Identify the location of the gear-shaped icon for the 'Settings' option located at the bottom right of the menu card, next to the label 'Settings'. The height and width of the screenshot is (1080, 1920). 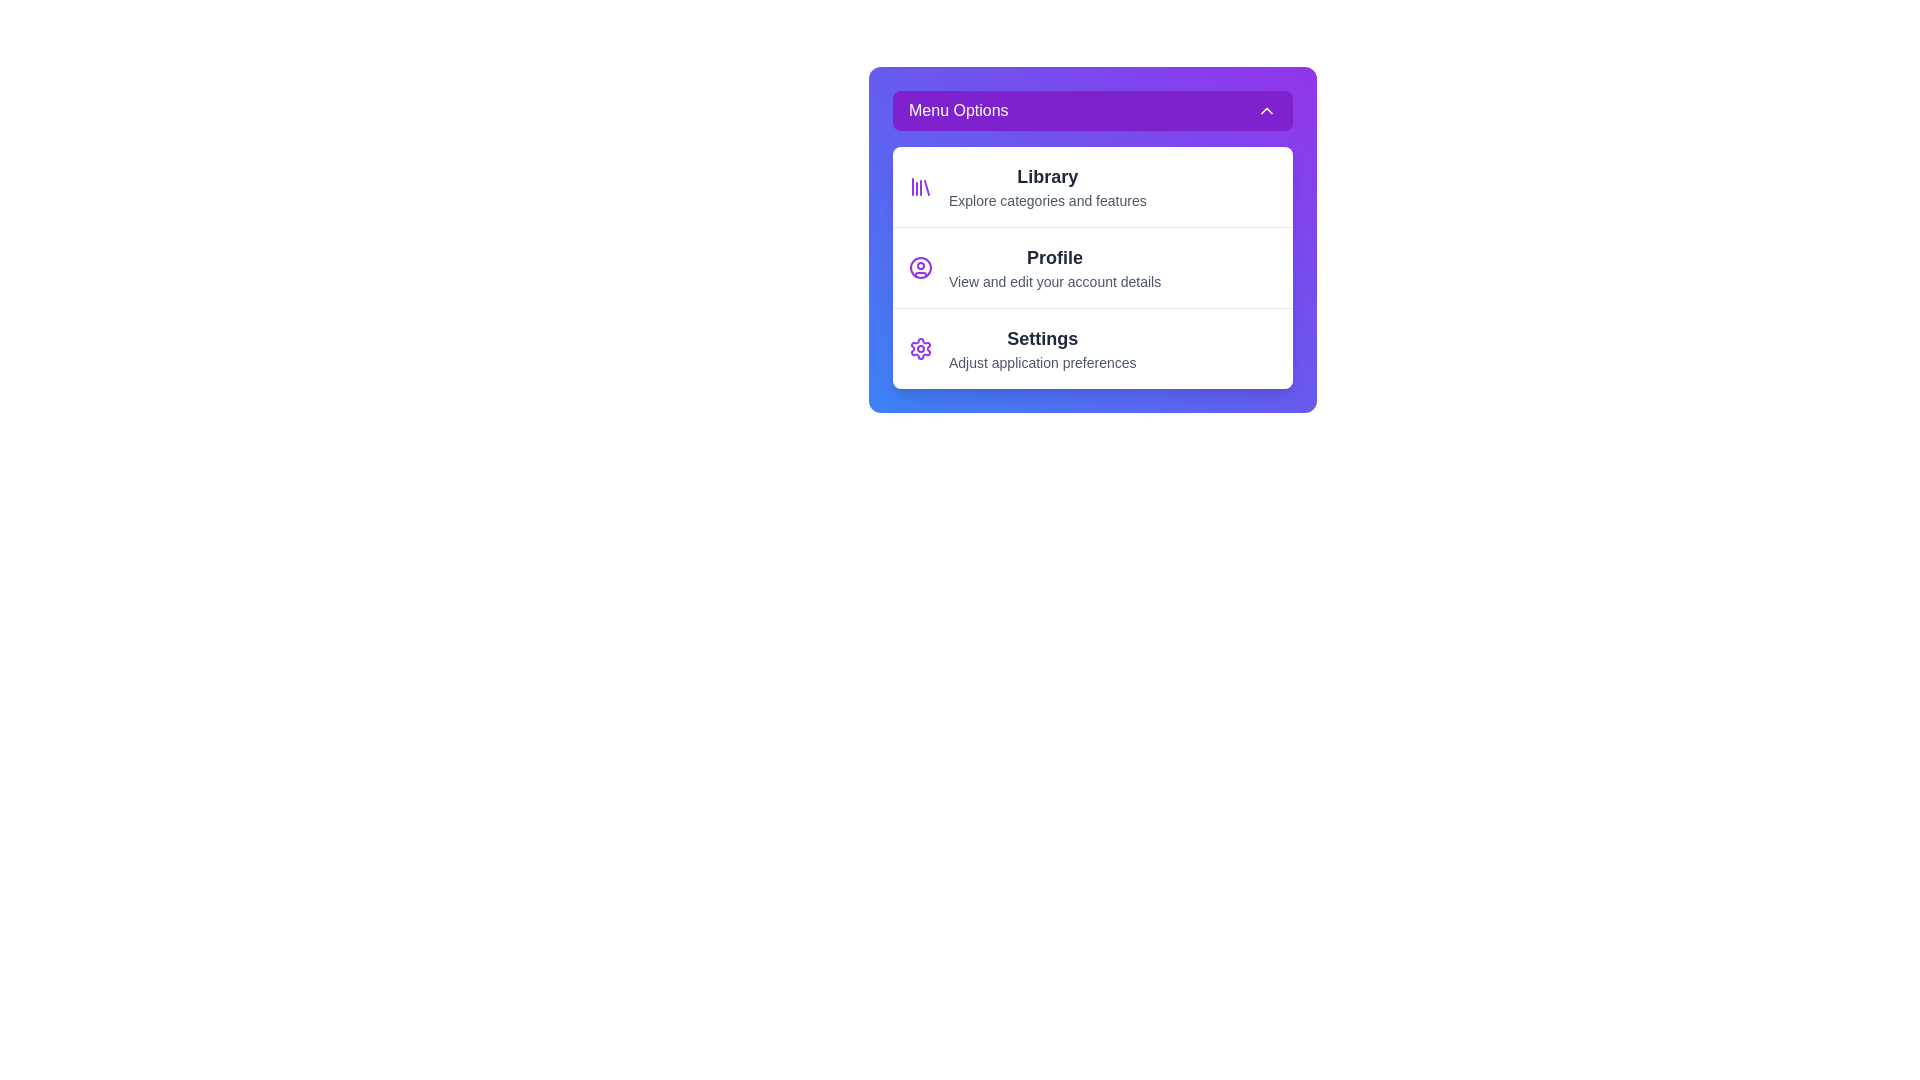
(920, 347).